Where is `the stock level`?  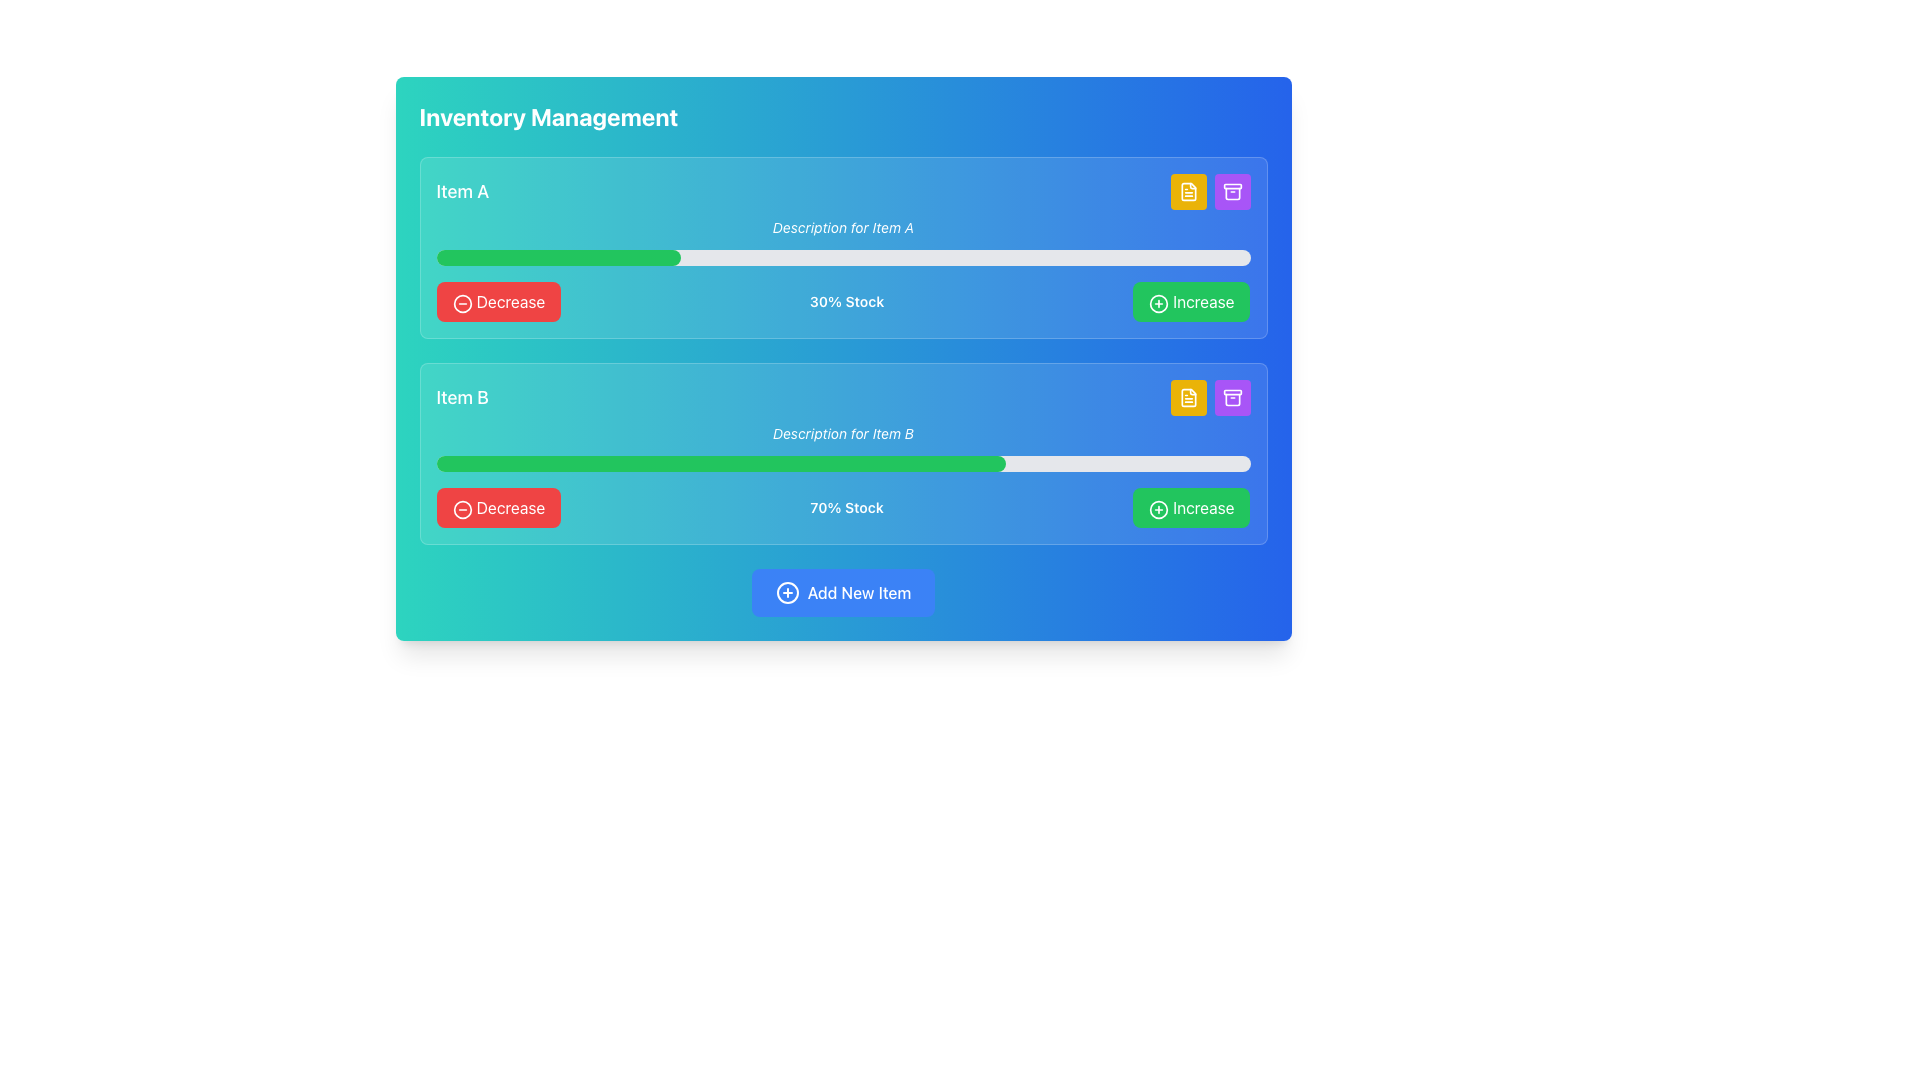 the stock level is located at coordinates (526, 257).